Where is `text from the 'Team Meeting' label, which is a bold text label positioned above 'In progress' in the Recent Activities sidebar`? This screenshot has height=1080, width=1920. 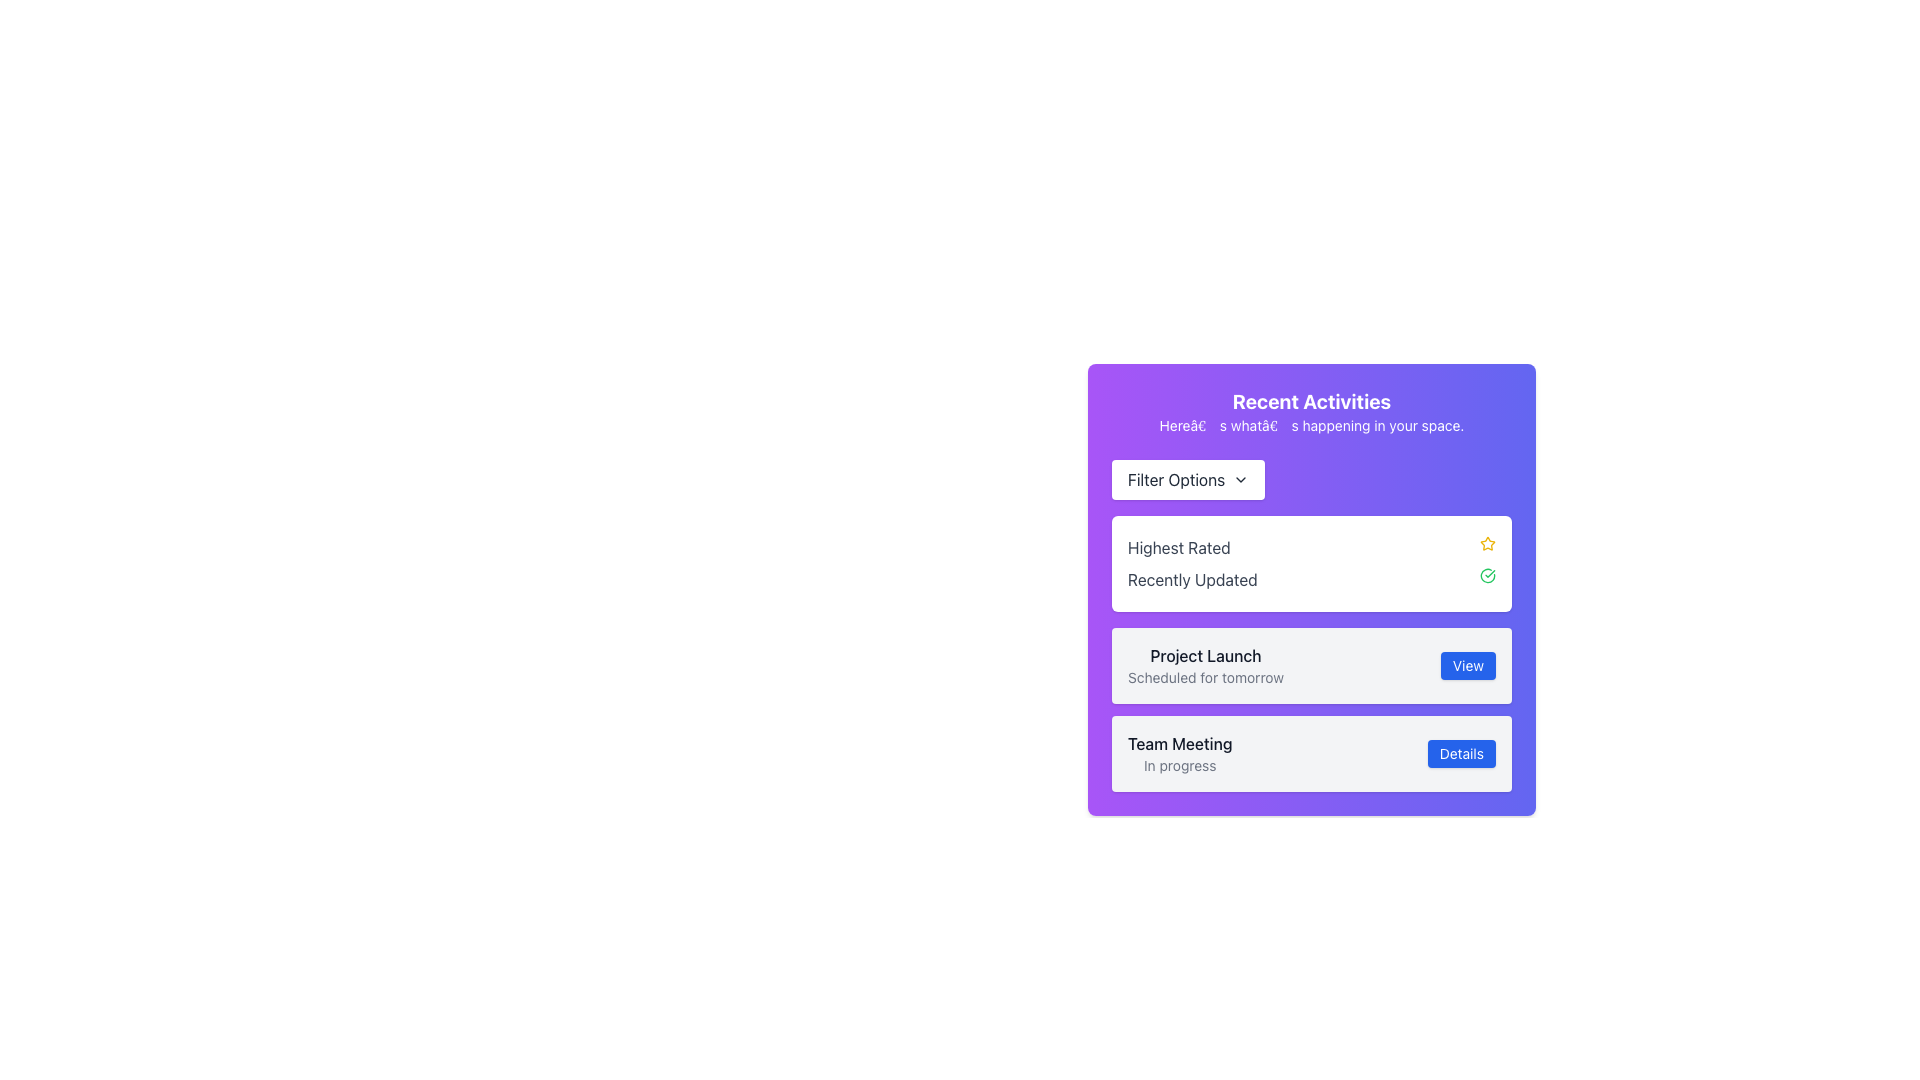
text from the 'Team Meeting' label, which is a bold text label positioned above 'In progress' in the Recent Activities sidebar is located at coordinates (1180, 744).